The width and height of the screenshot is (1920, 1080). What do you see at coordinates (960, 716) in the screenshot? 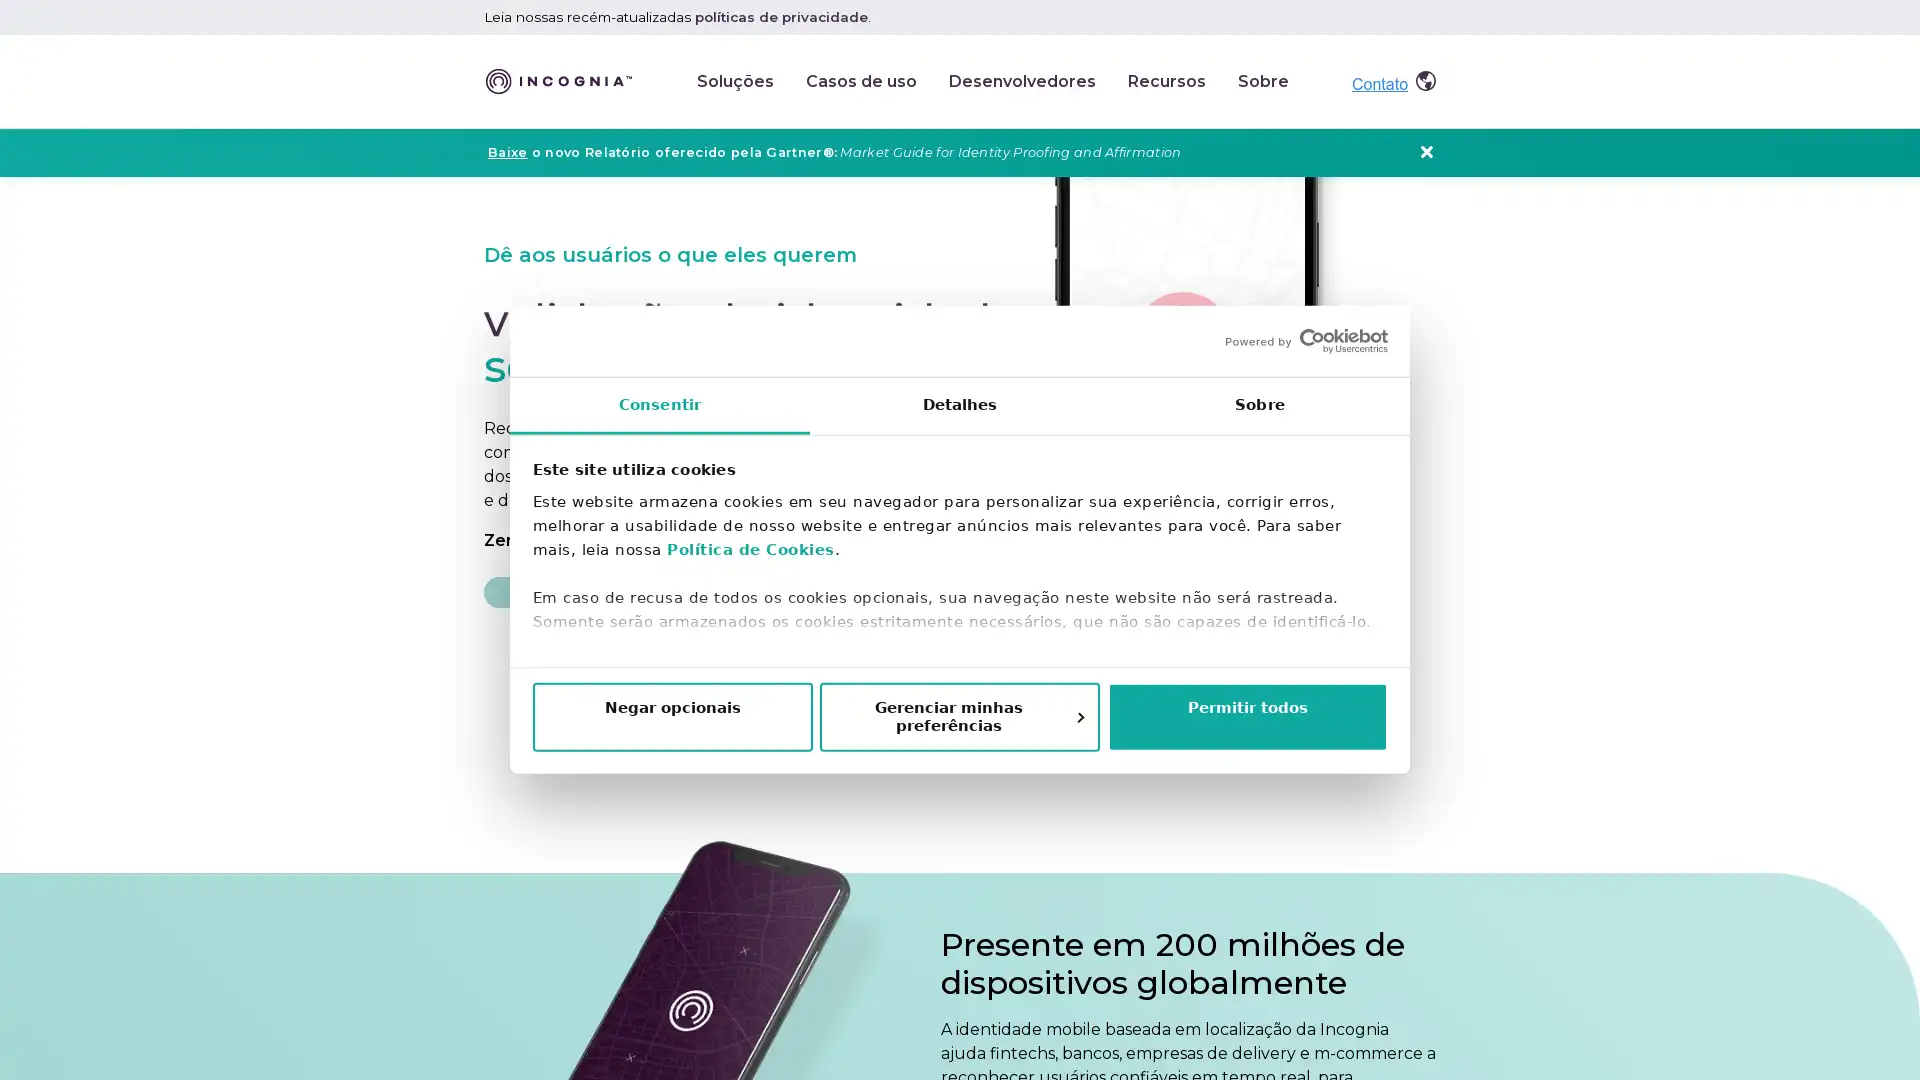
I see `Gerenciar minhas preferencias` at bounding box center [960, 716].